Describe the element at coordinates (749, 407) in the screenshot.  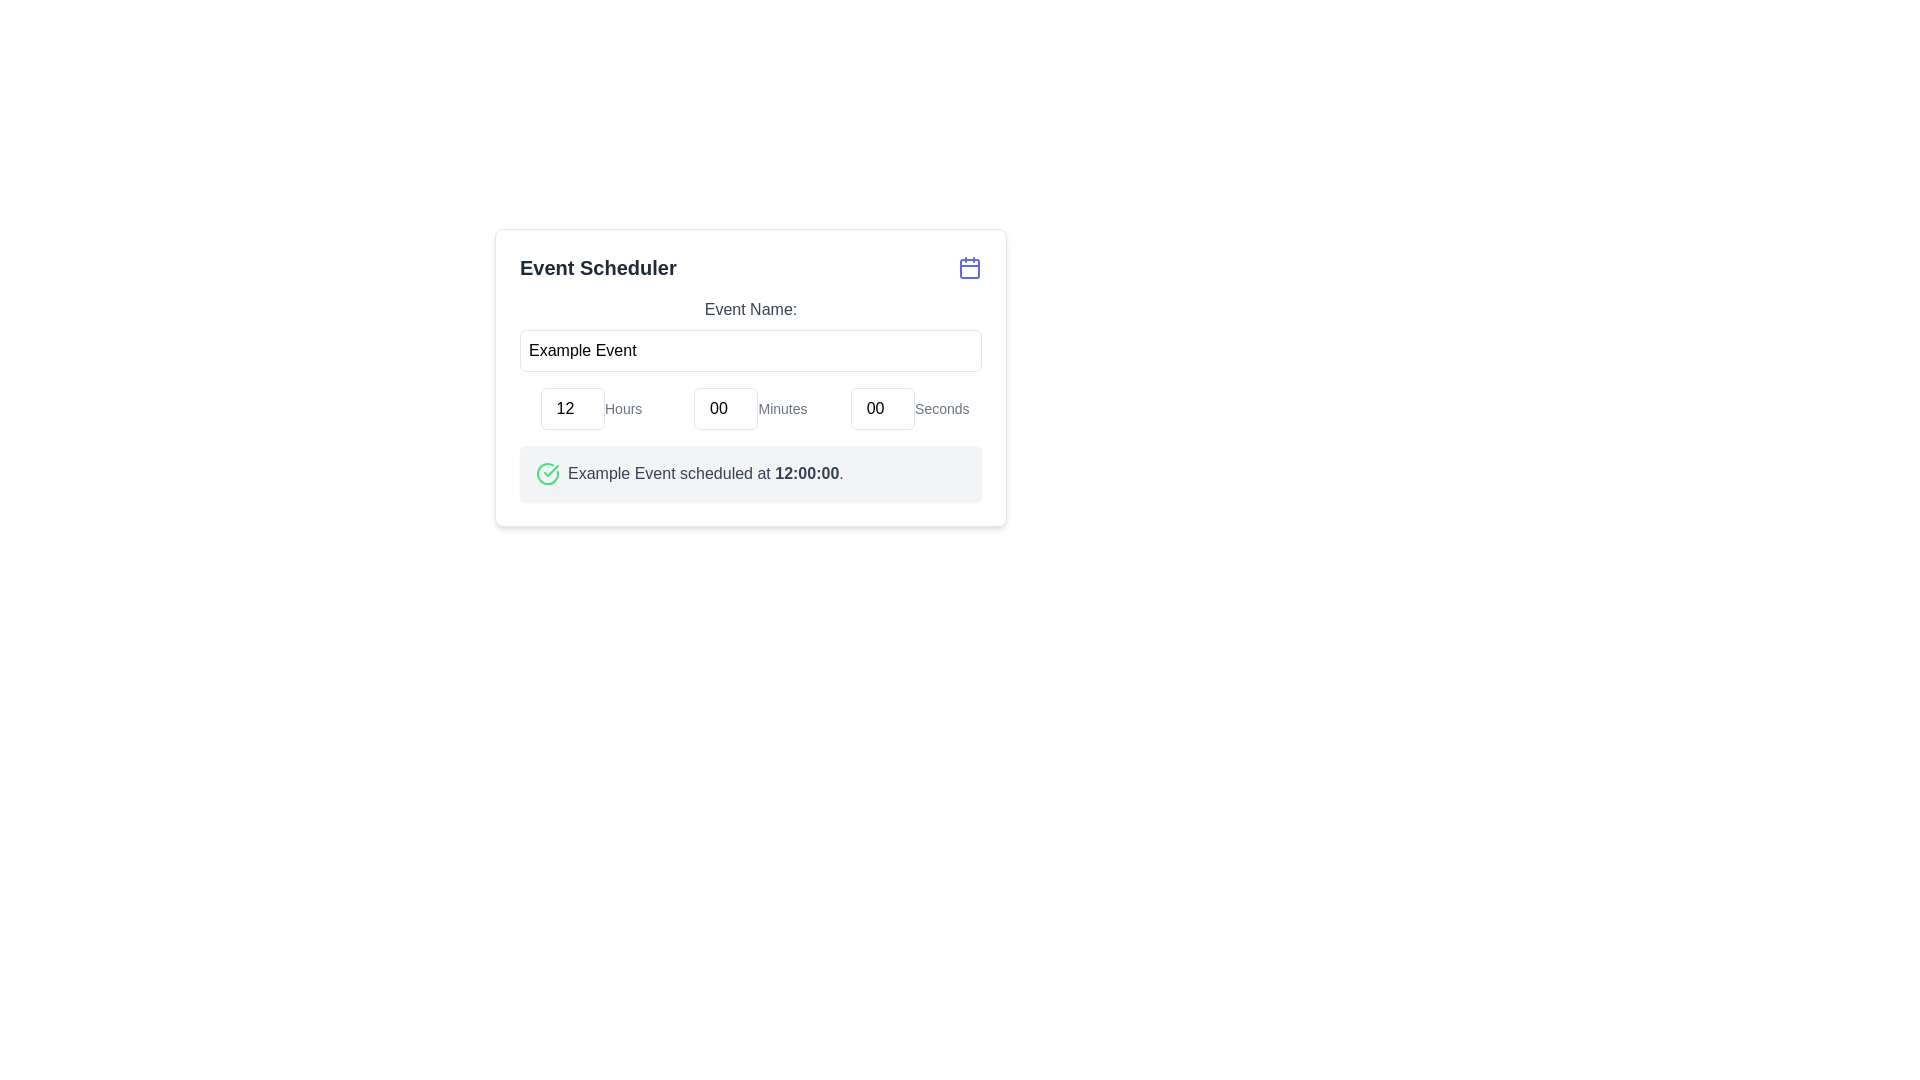
I see `the input field for specifying time located centrally within the 'Event Scheduler' card, below the 'Event Name' input field, to set focus` at that location.